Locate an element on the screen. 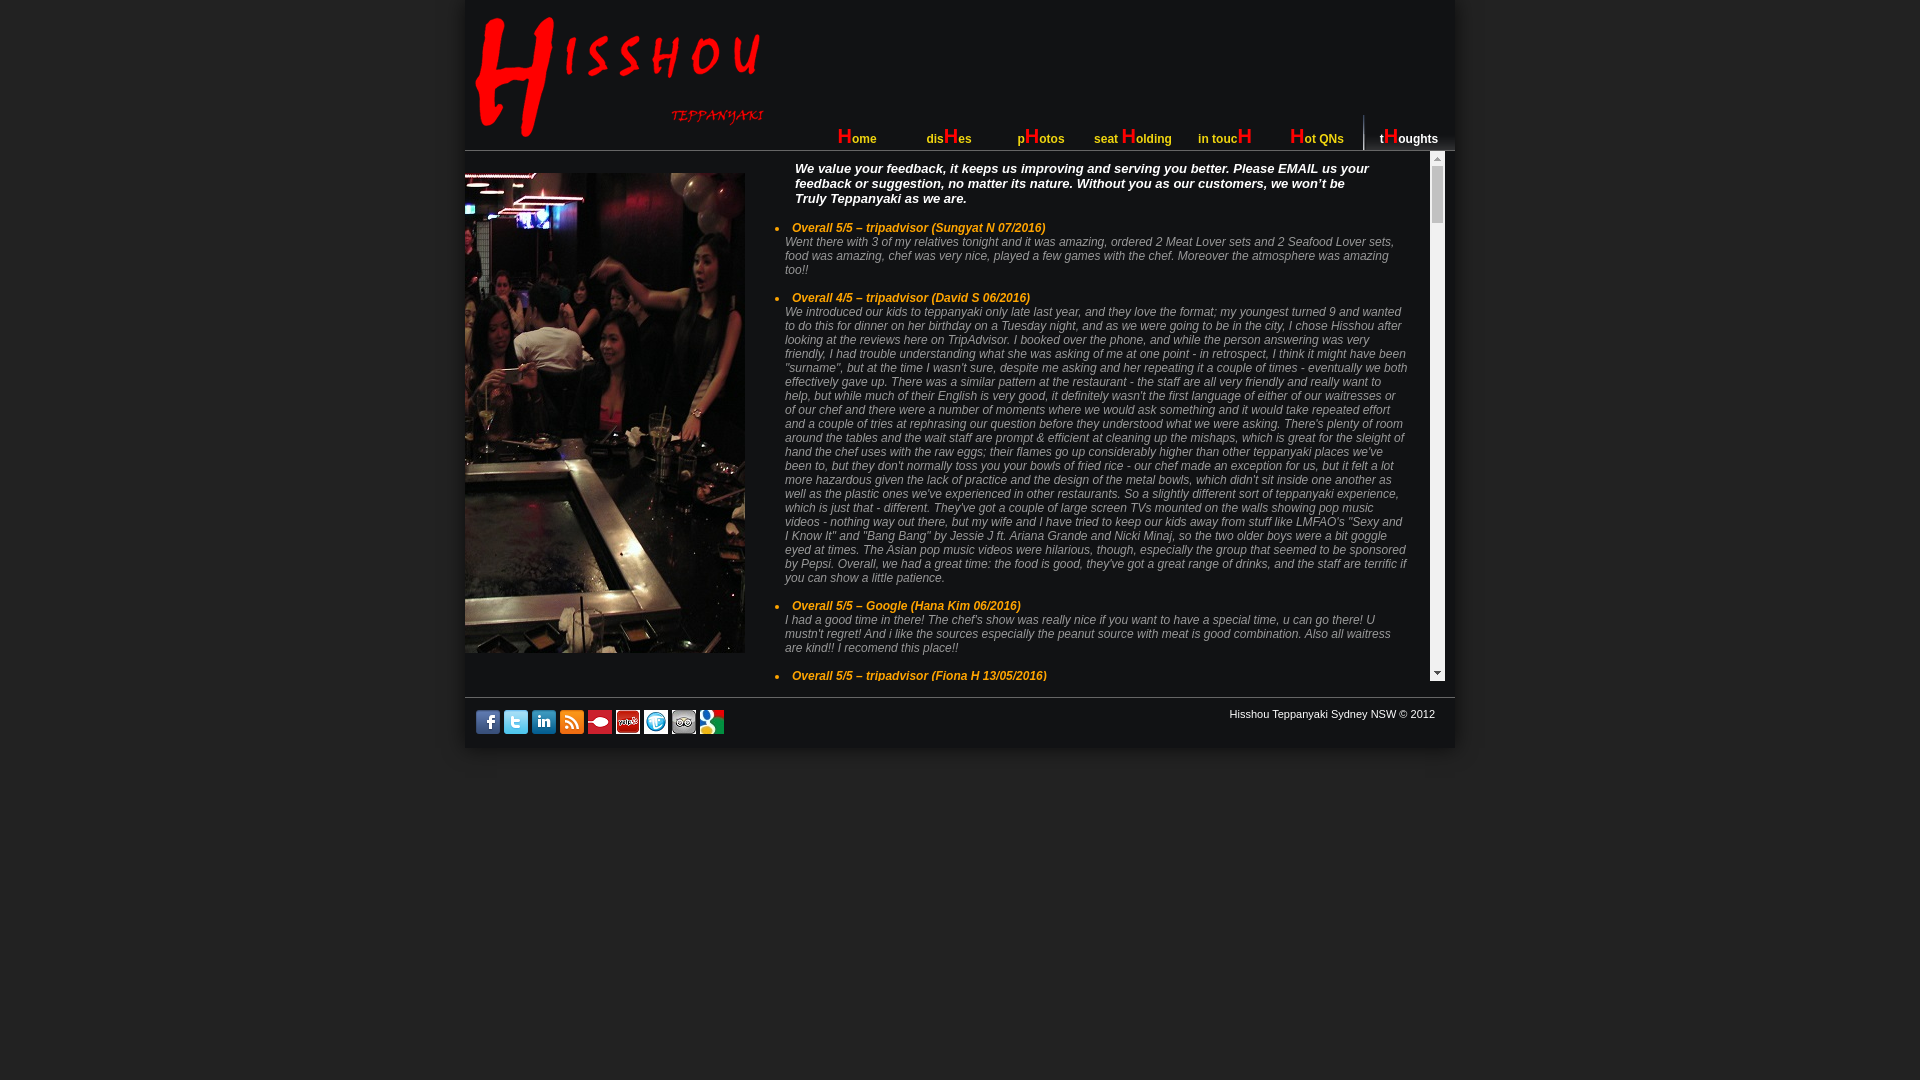 This screenshot has height=1080, width=1920. 'fws' is located at coordinates (683, 729).